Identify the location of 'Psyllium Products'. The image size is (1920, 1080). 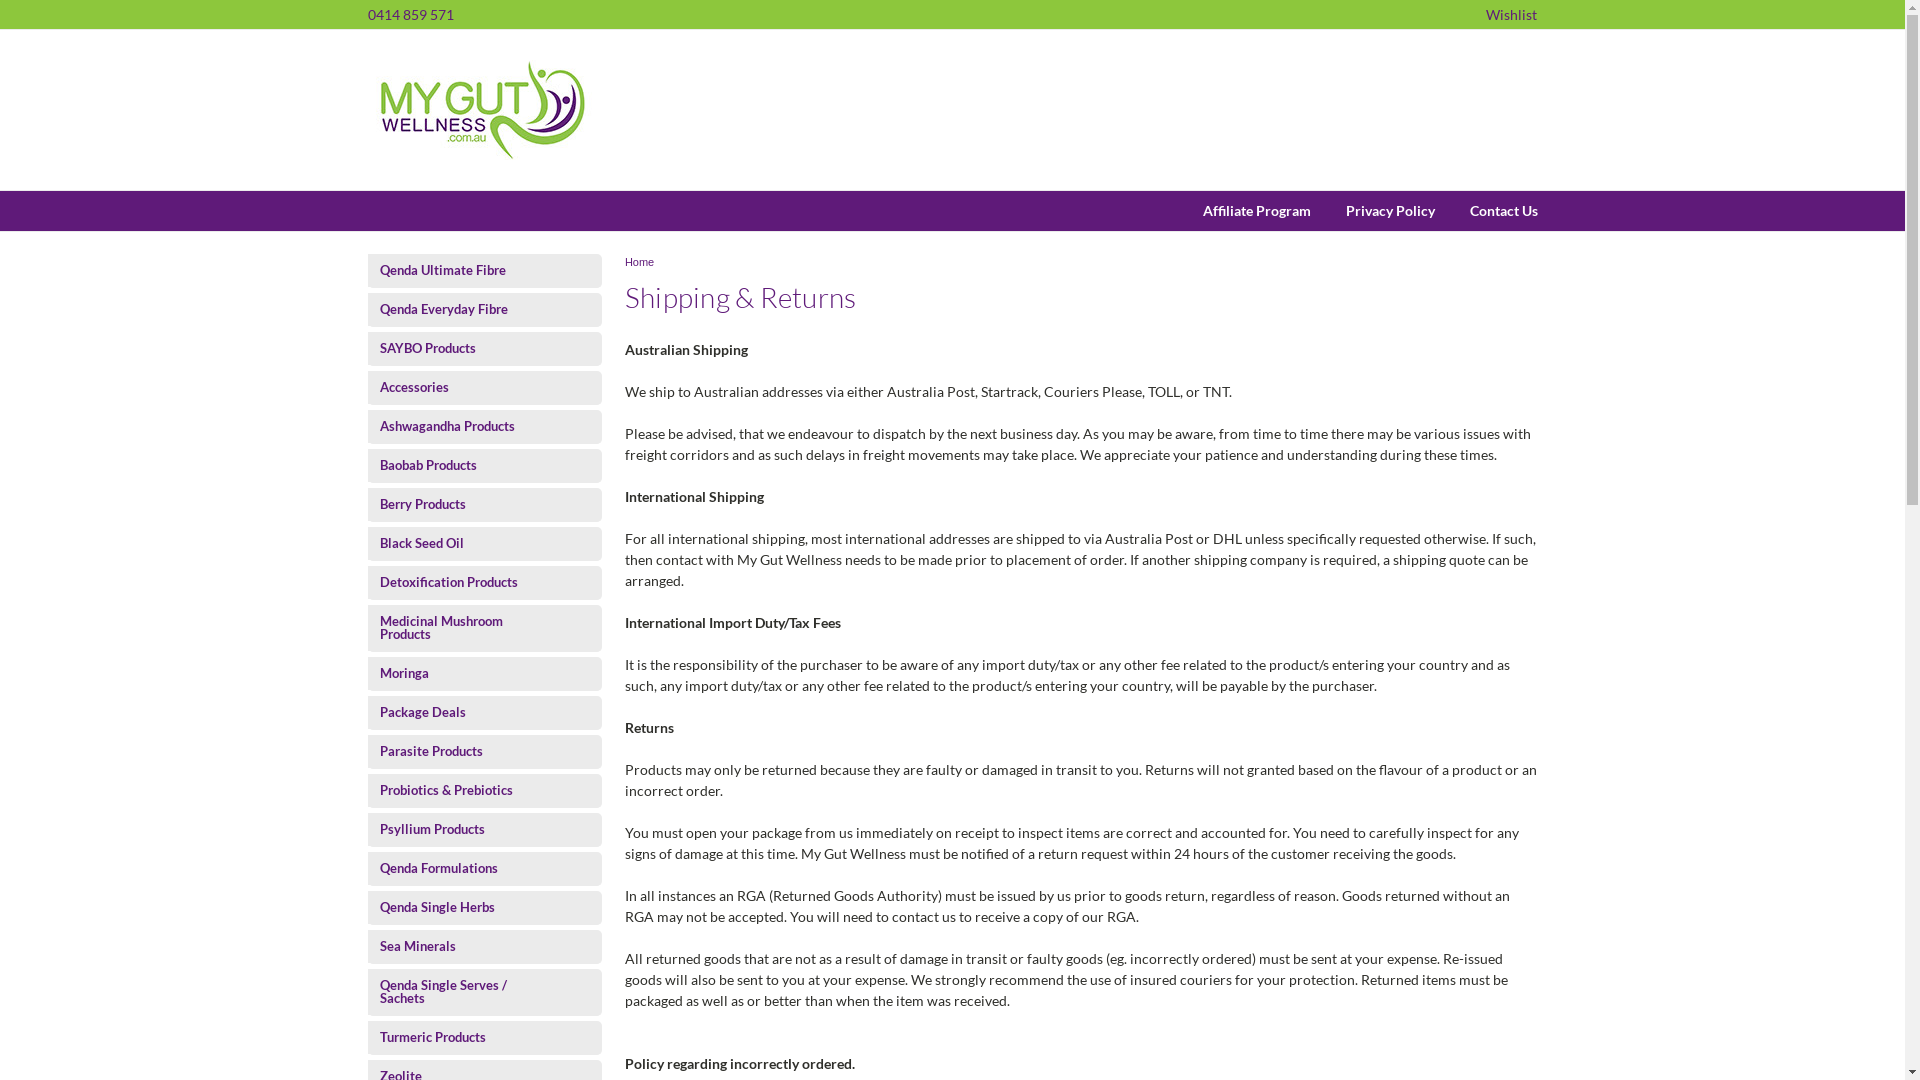
(466, 829).